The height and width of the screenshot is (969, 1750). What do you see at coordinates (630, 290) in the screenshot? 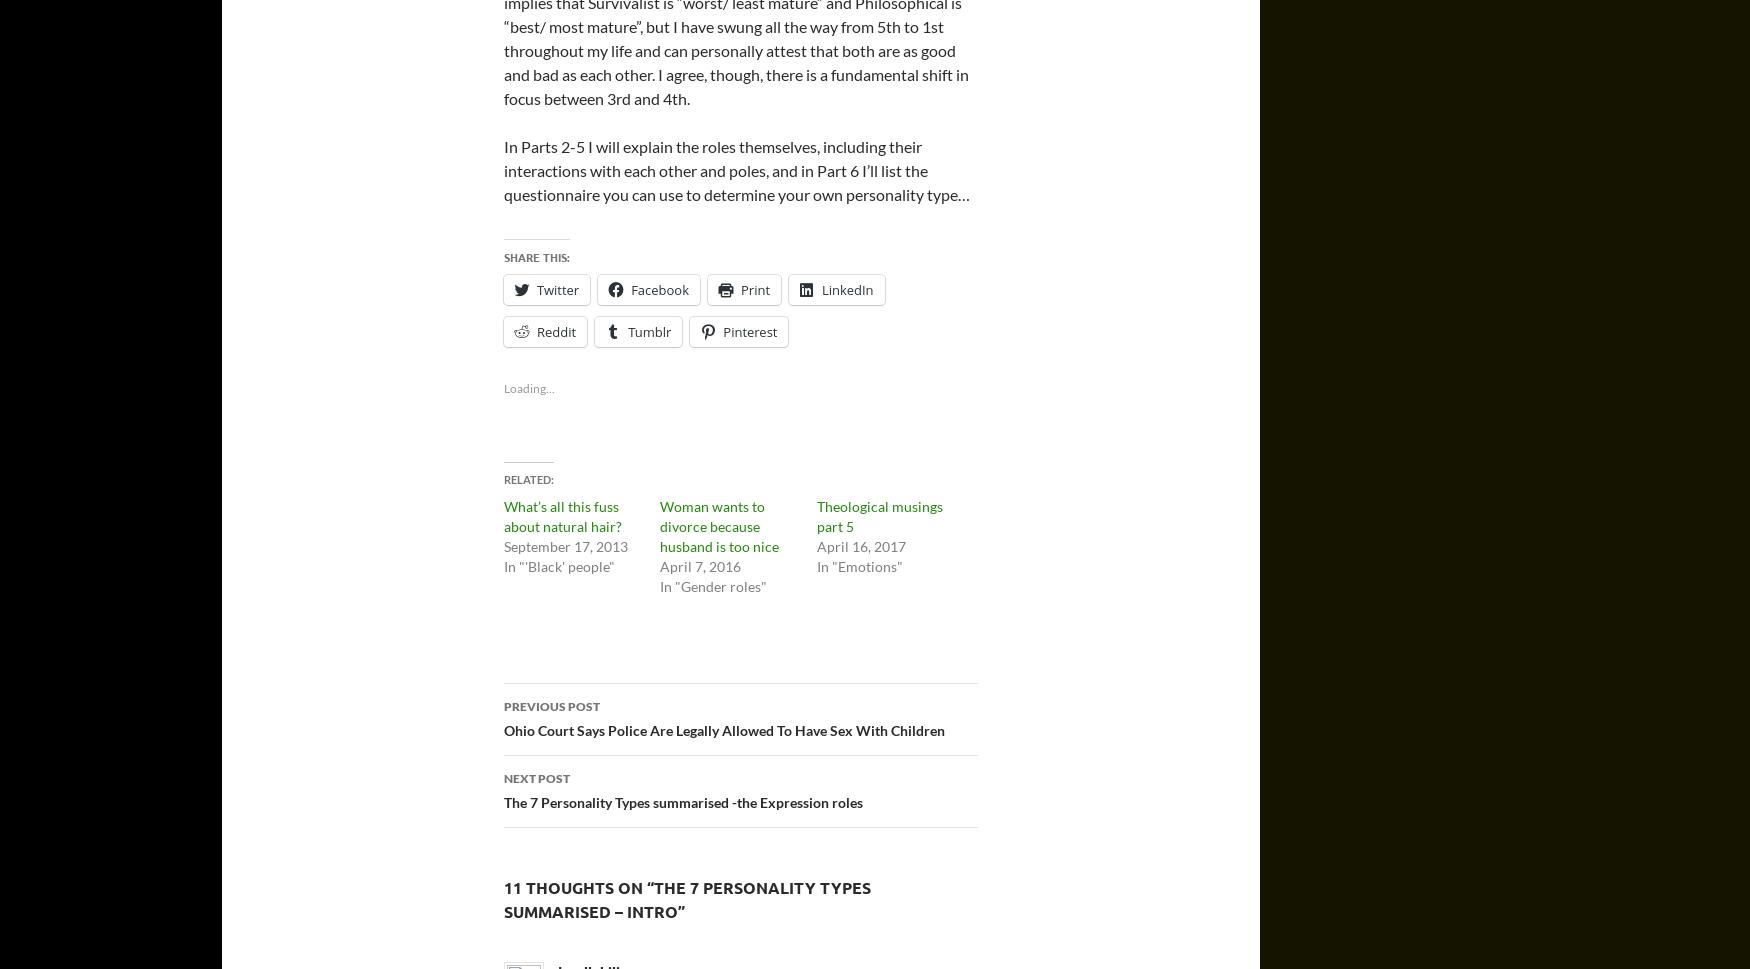
I see `'Facebook'` at bounding box center [630, 290].